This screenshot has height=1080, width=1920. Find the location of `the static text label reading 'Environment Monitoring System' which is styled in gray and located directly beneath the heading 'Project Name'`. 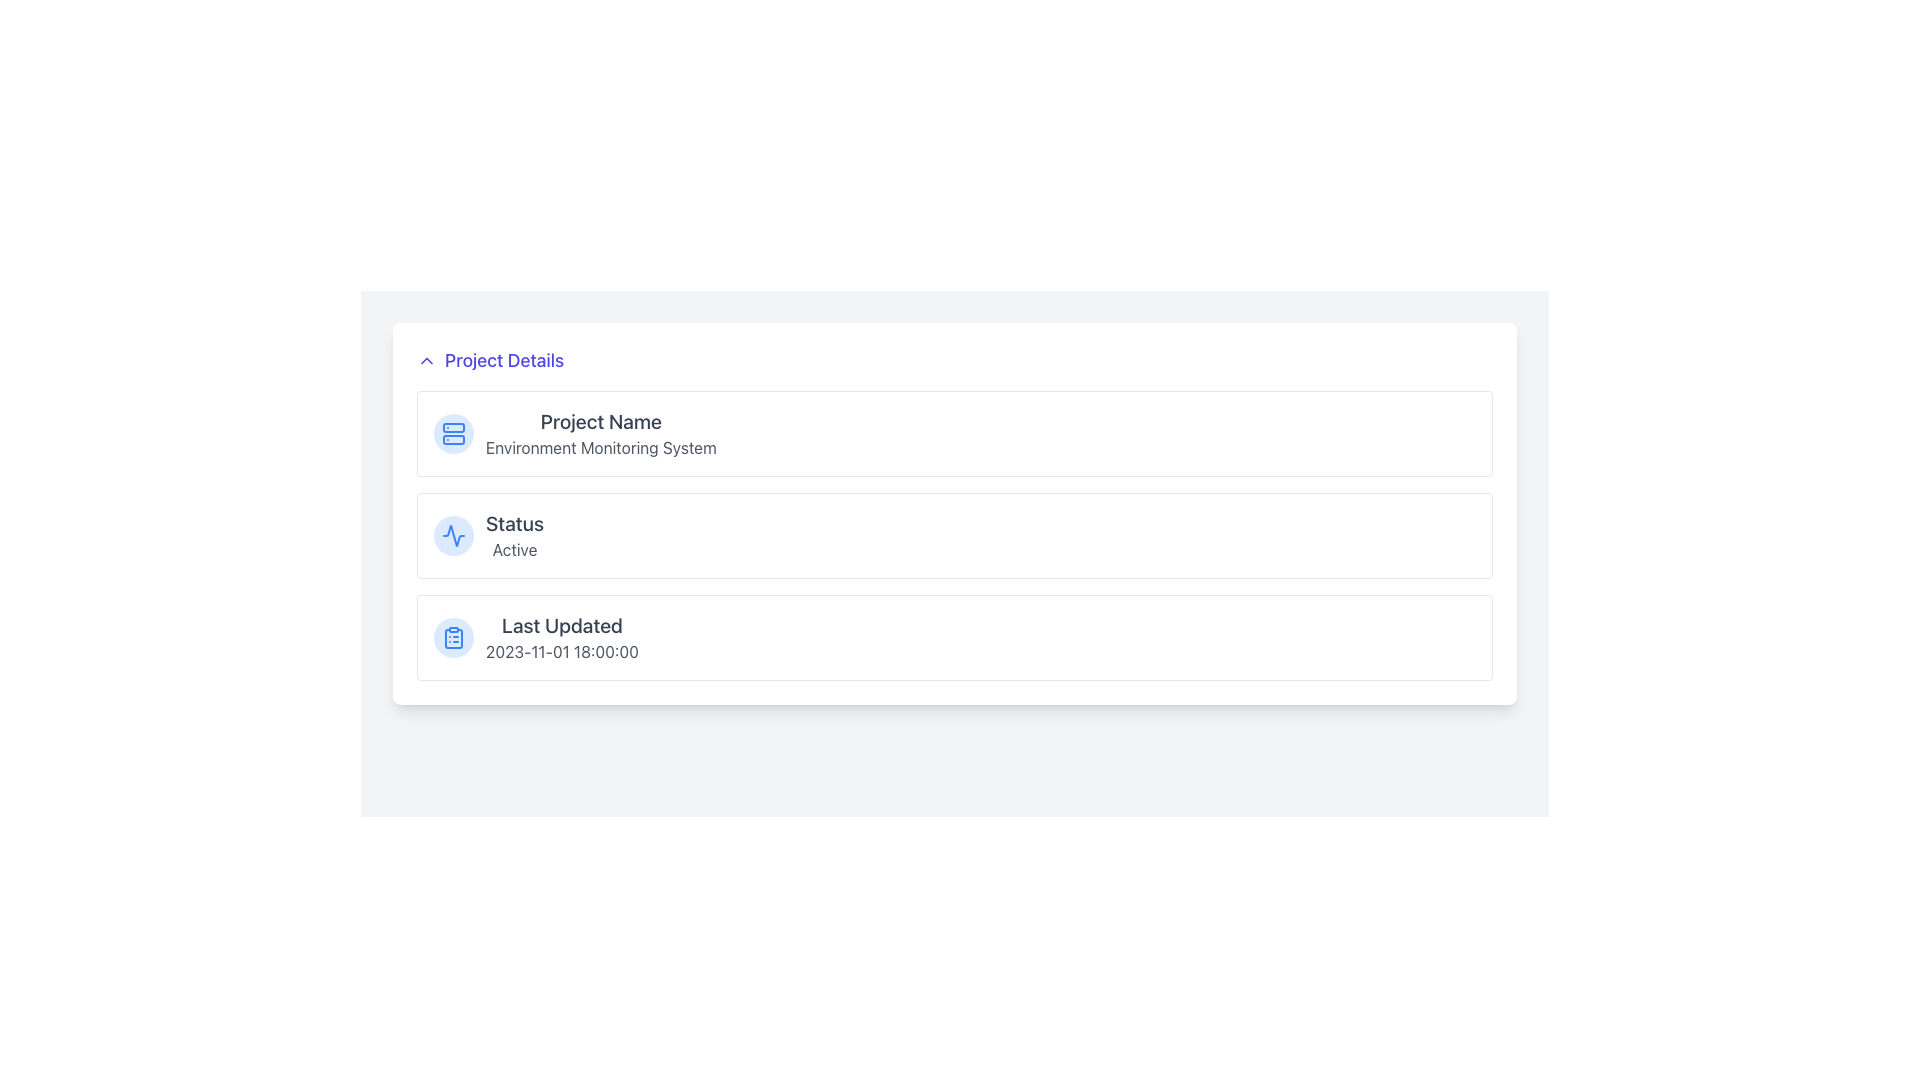

the static text label reading 'Environment Monitoring System' which is styled in gray and located directly beneath the heading 'Project Name' is located at coordinates (600, 446).